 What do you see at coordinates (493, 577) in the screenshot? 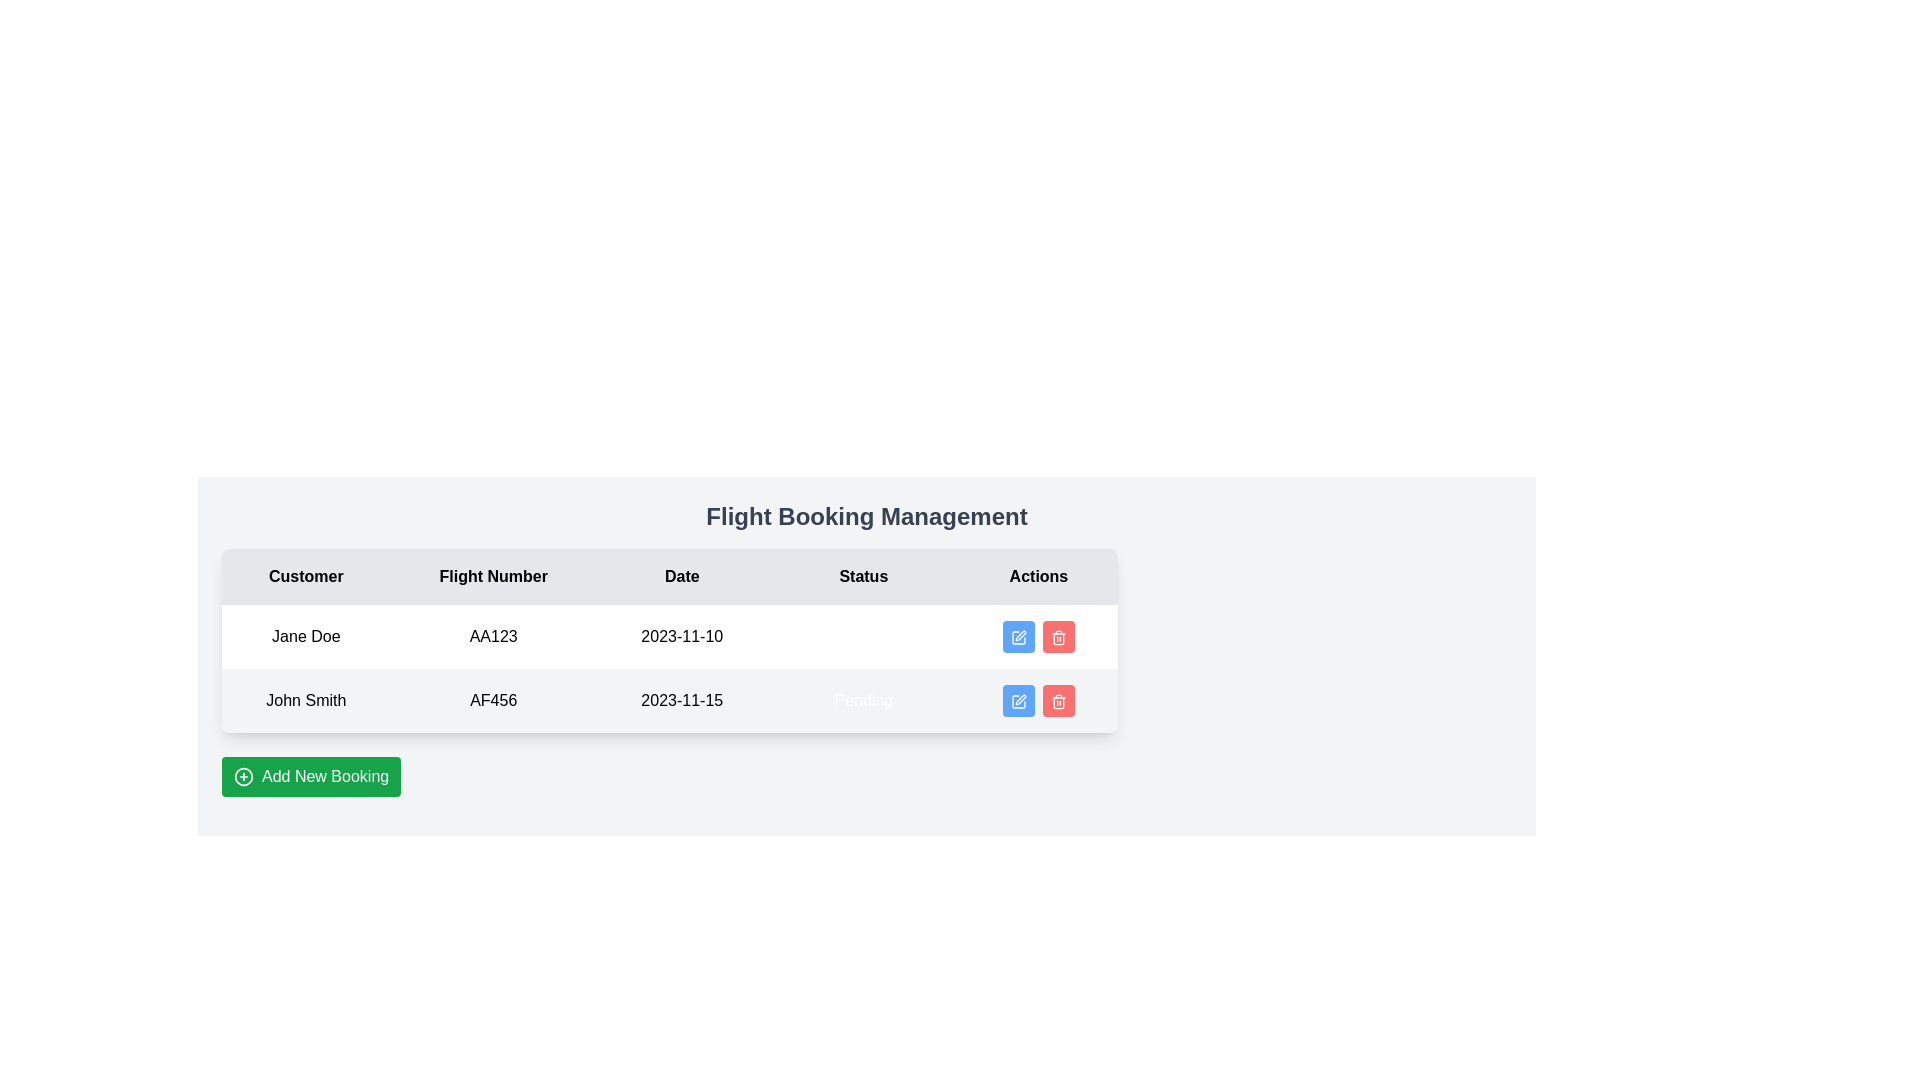
I see `the 'Flight Number' column header in the table, which is located between the 'Customer' and 'Date' column headers in the 'Flight Booking Management' interface` at bounding box center [493, 577].